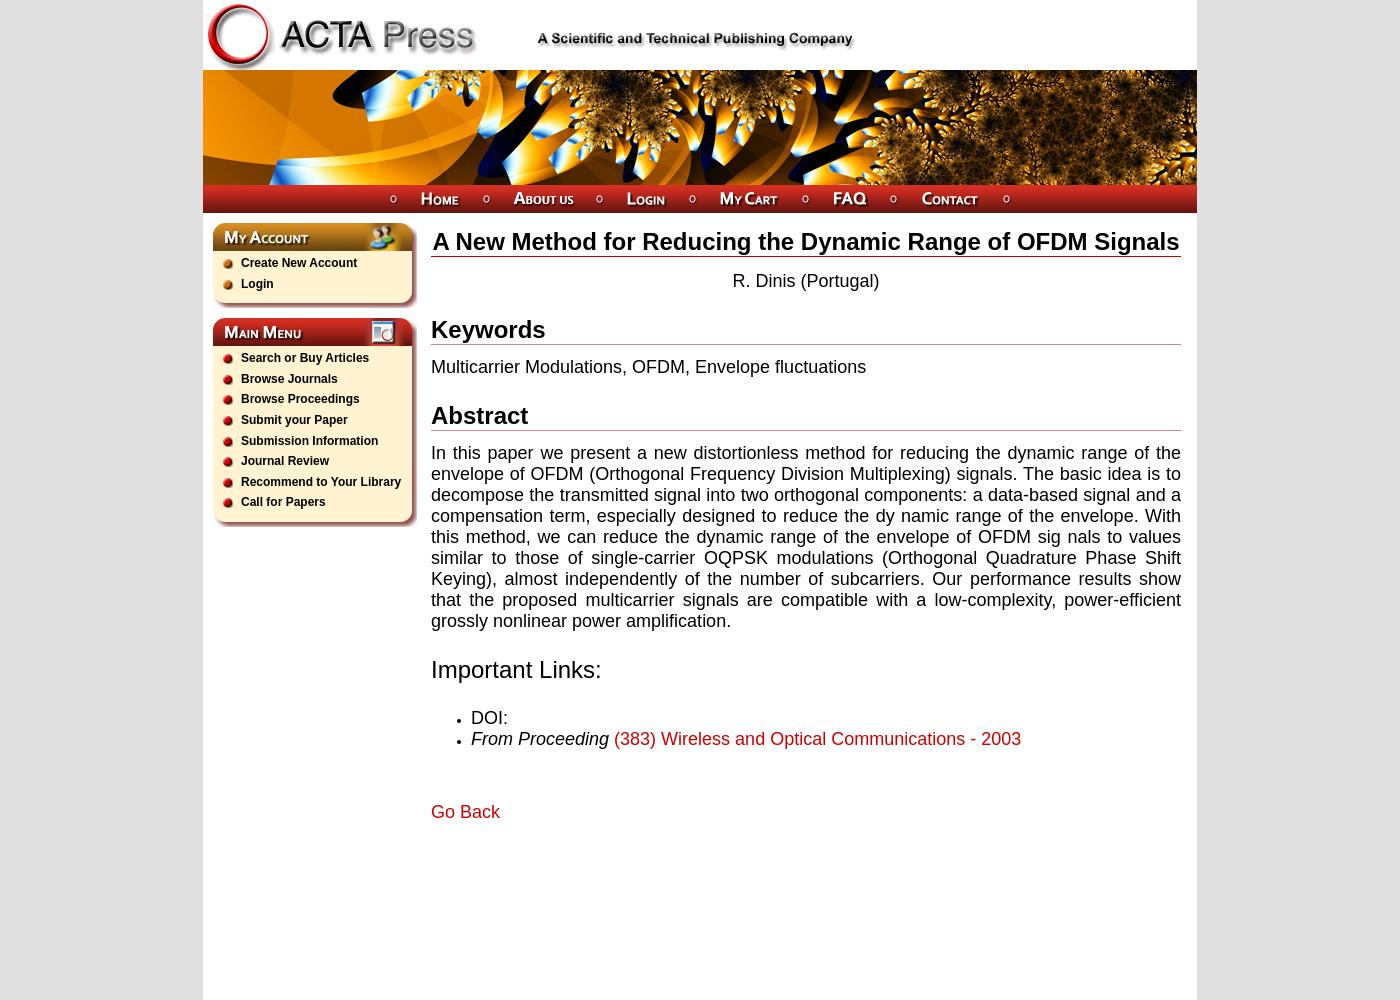  Describe the element at coordinates (257, 283) in the screenshot. I see `'Login'` at that location.